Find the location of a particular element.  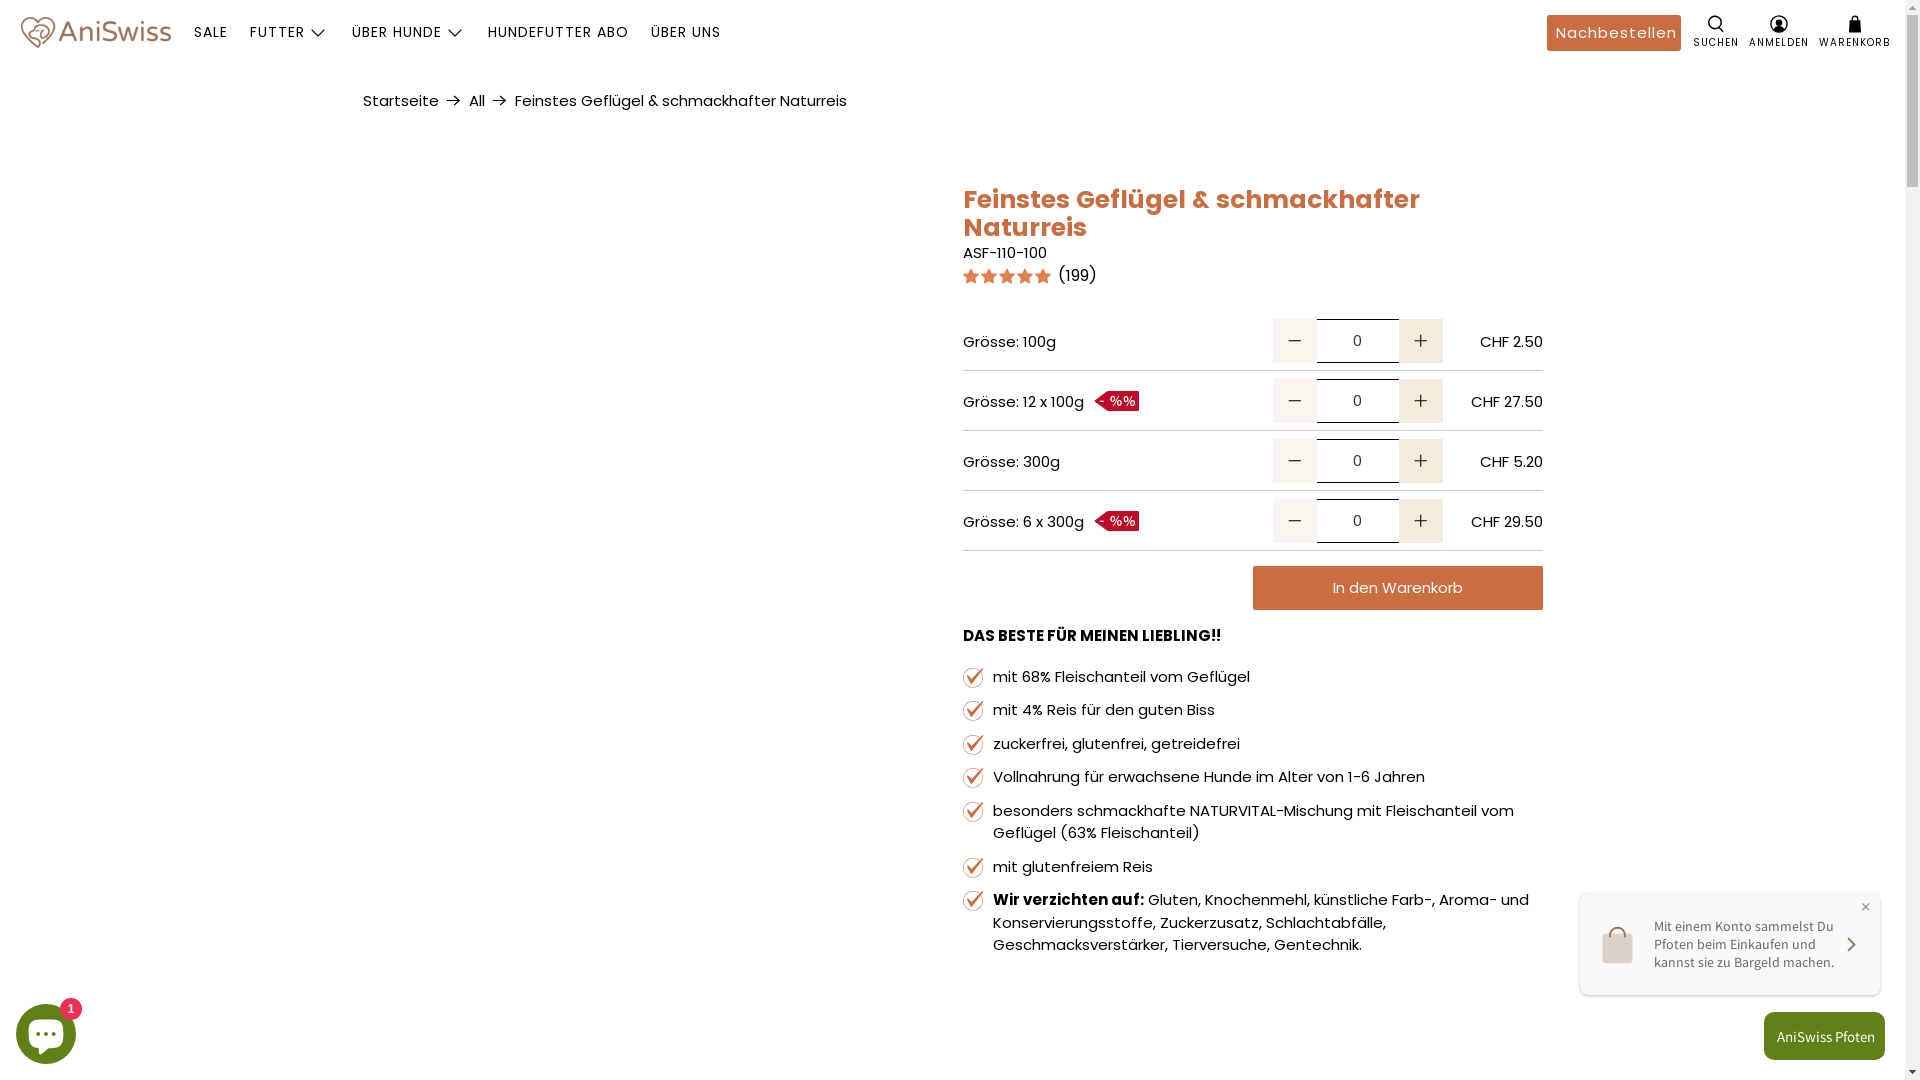

'Ani-Swiss GmbH' is located at coordinates (95, 32).